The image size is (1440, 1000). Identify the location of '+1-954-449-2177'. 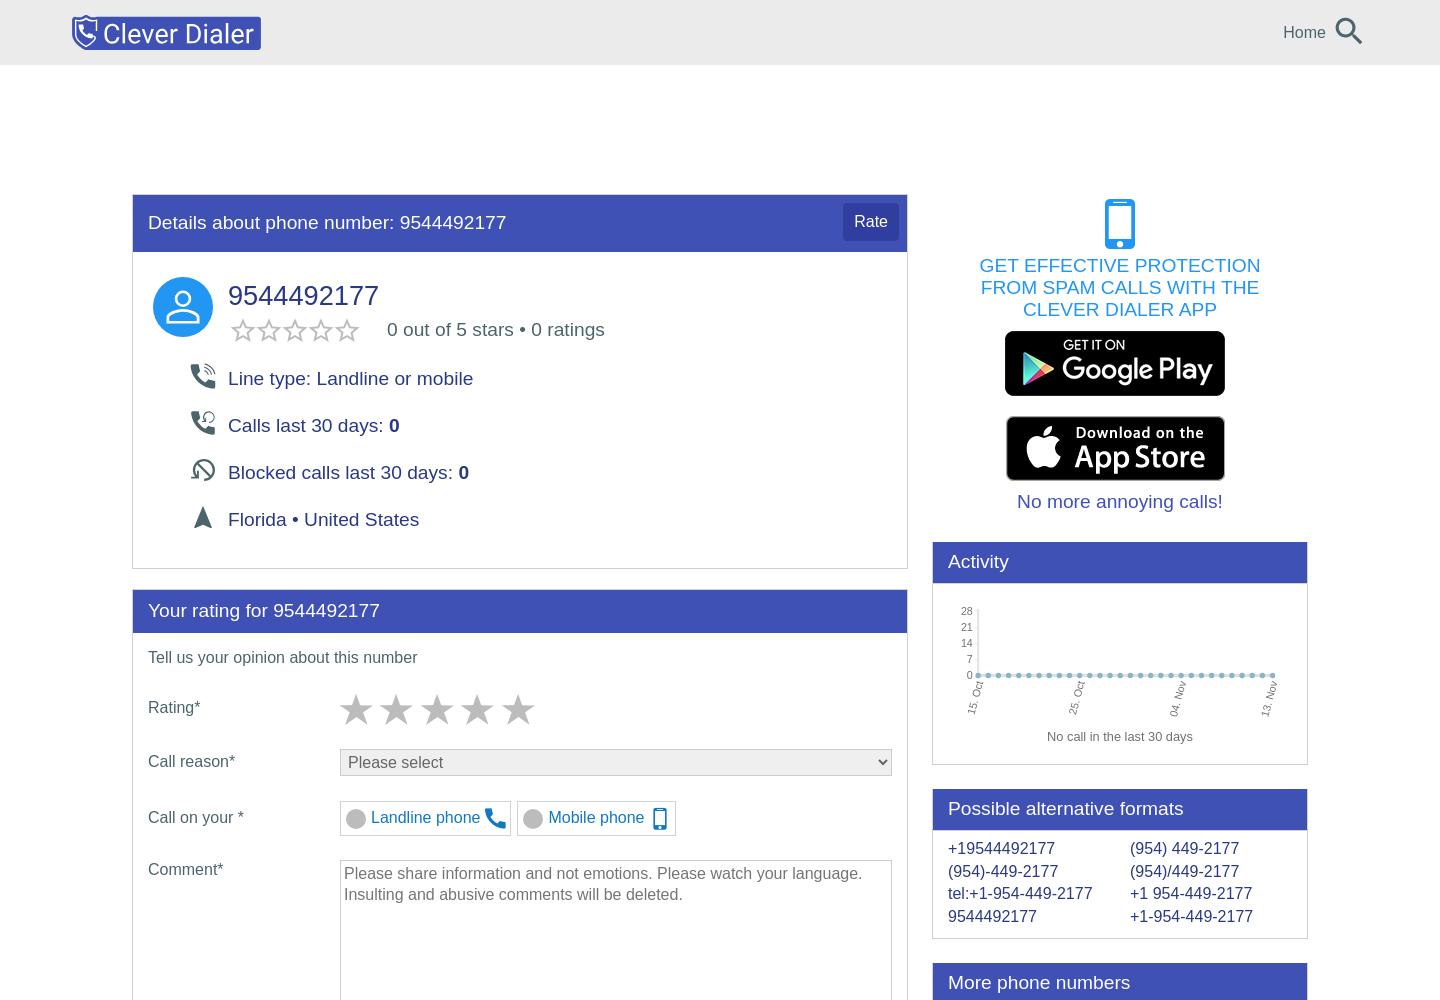
(1128, 916).